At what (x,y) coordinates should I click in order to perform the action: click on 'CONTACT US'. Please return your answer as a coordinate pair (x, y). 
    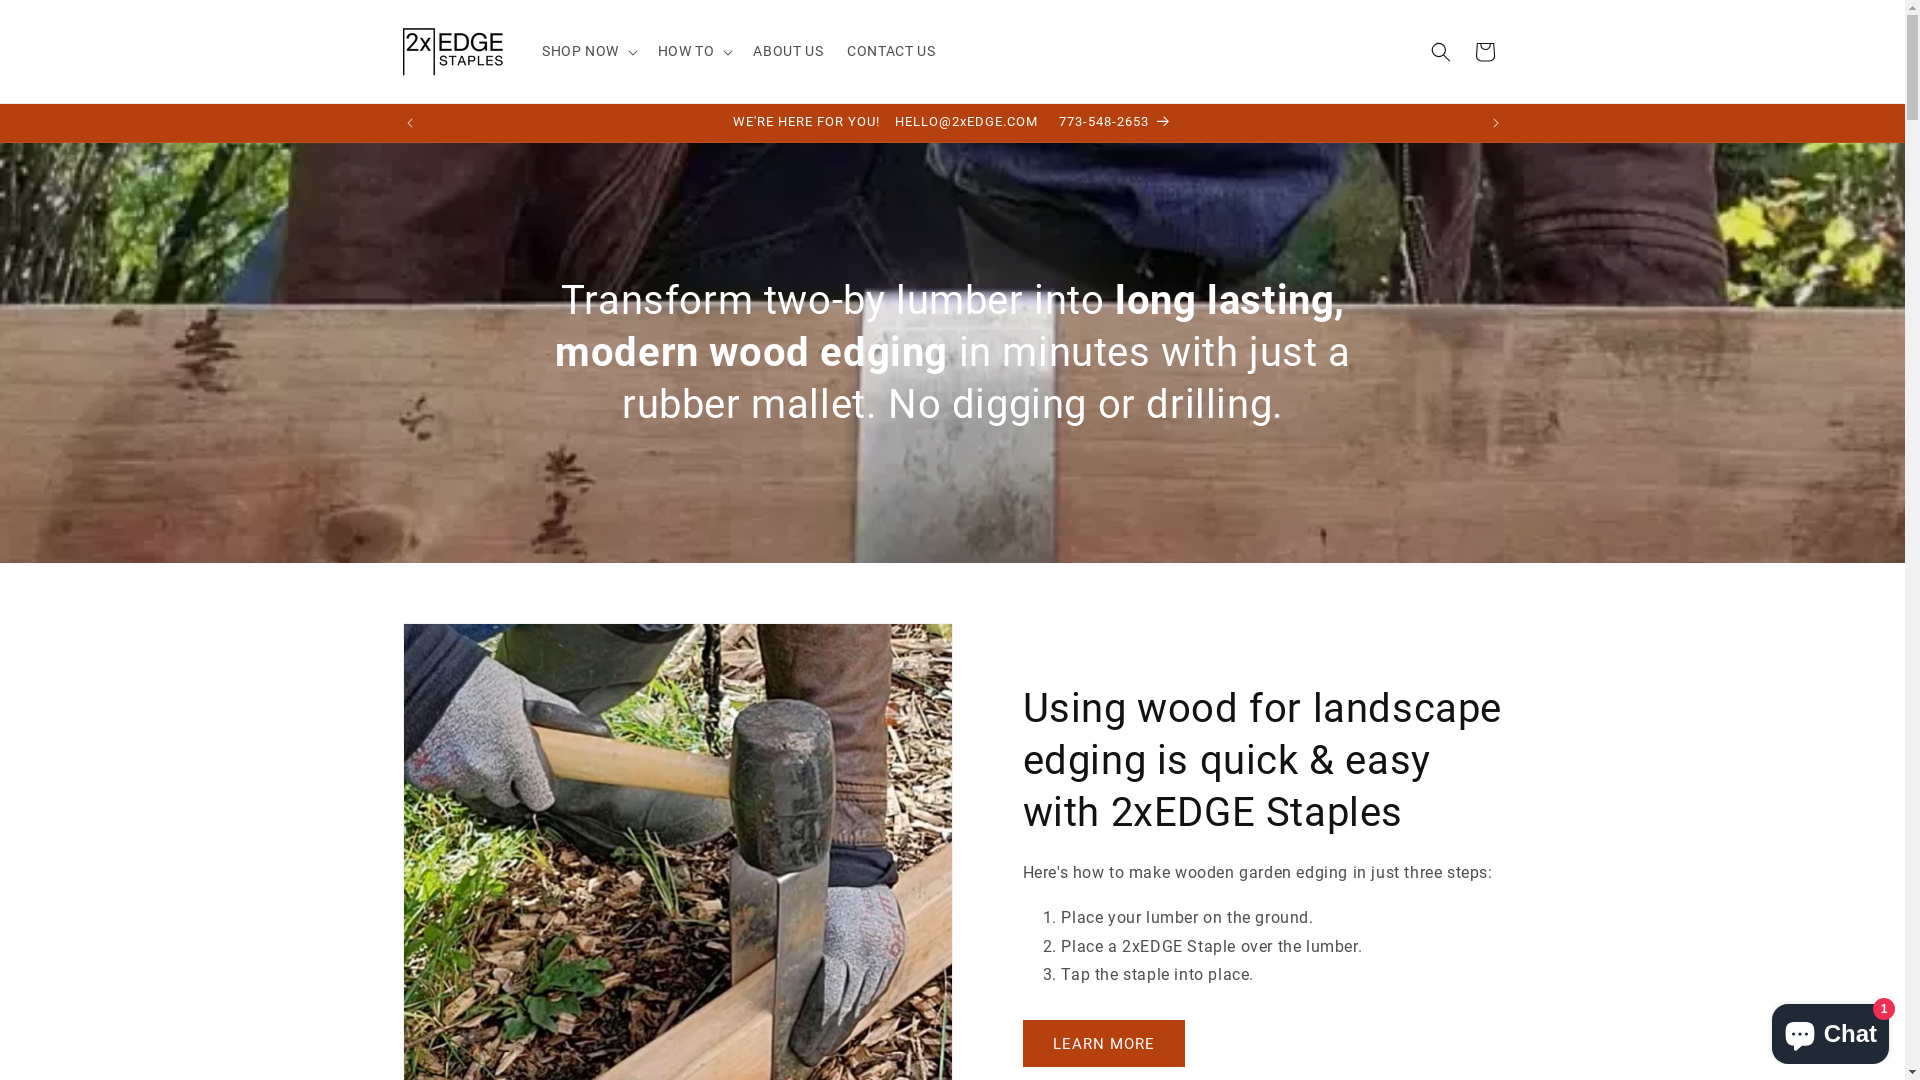
    Looking at the image, I should click on (890, 49).